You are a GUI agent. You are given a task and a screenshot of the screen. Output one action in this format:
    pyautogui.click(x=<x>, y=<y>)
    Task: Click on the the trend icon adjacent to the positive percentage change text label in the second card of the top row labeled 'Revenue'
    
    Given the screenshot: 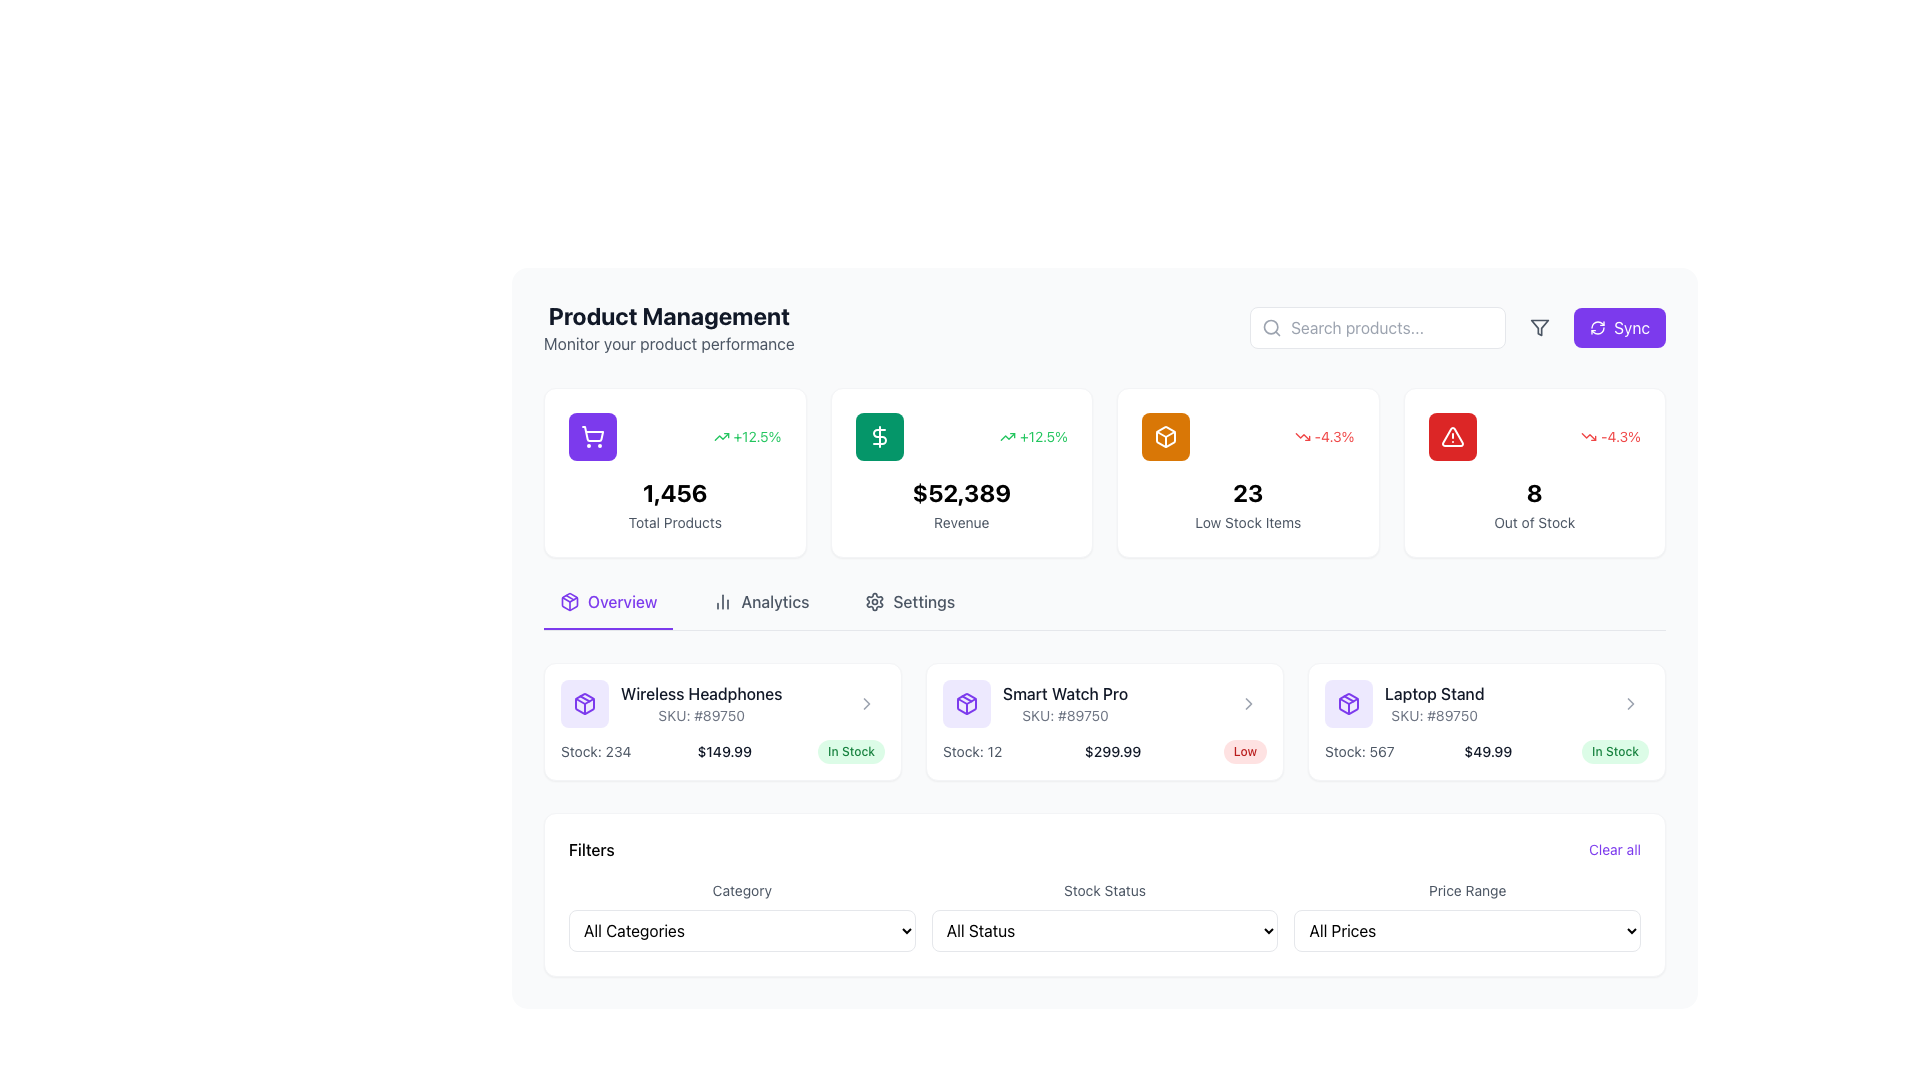 What is the action you would take?
    pyautogui.click(x=1033, y=435)
    